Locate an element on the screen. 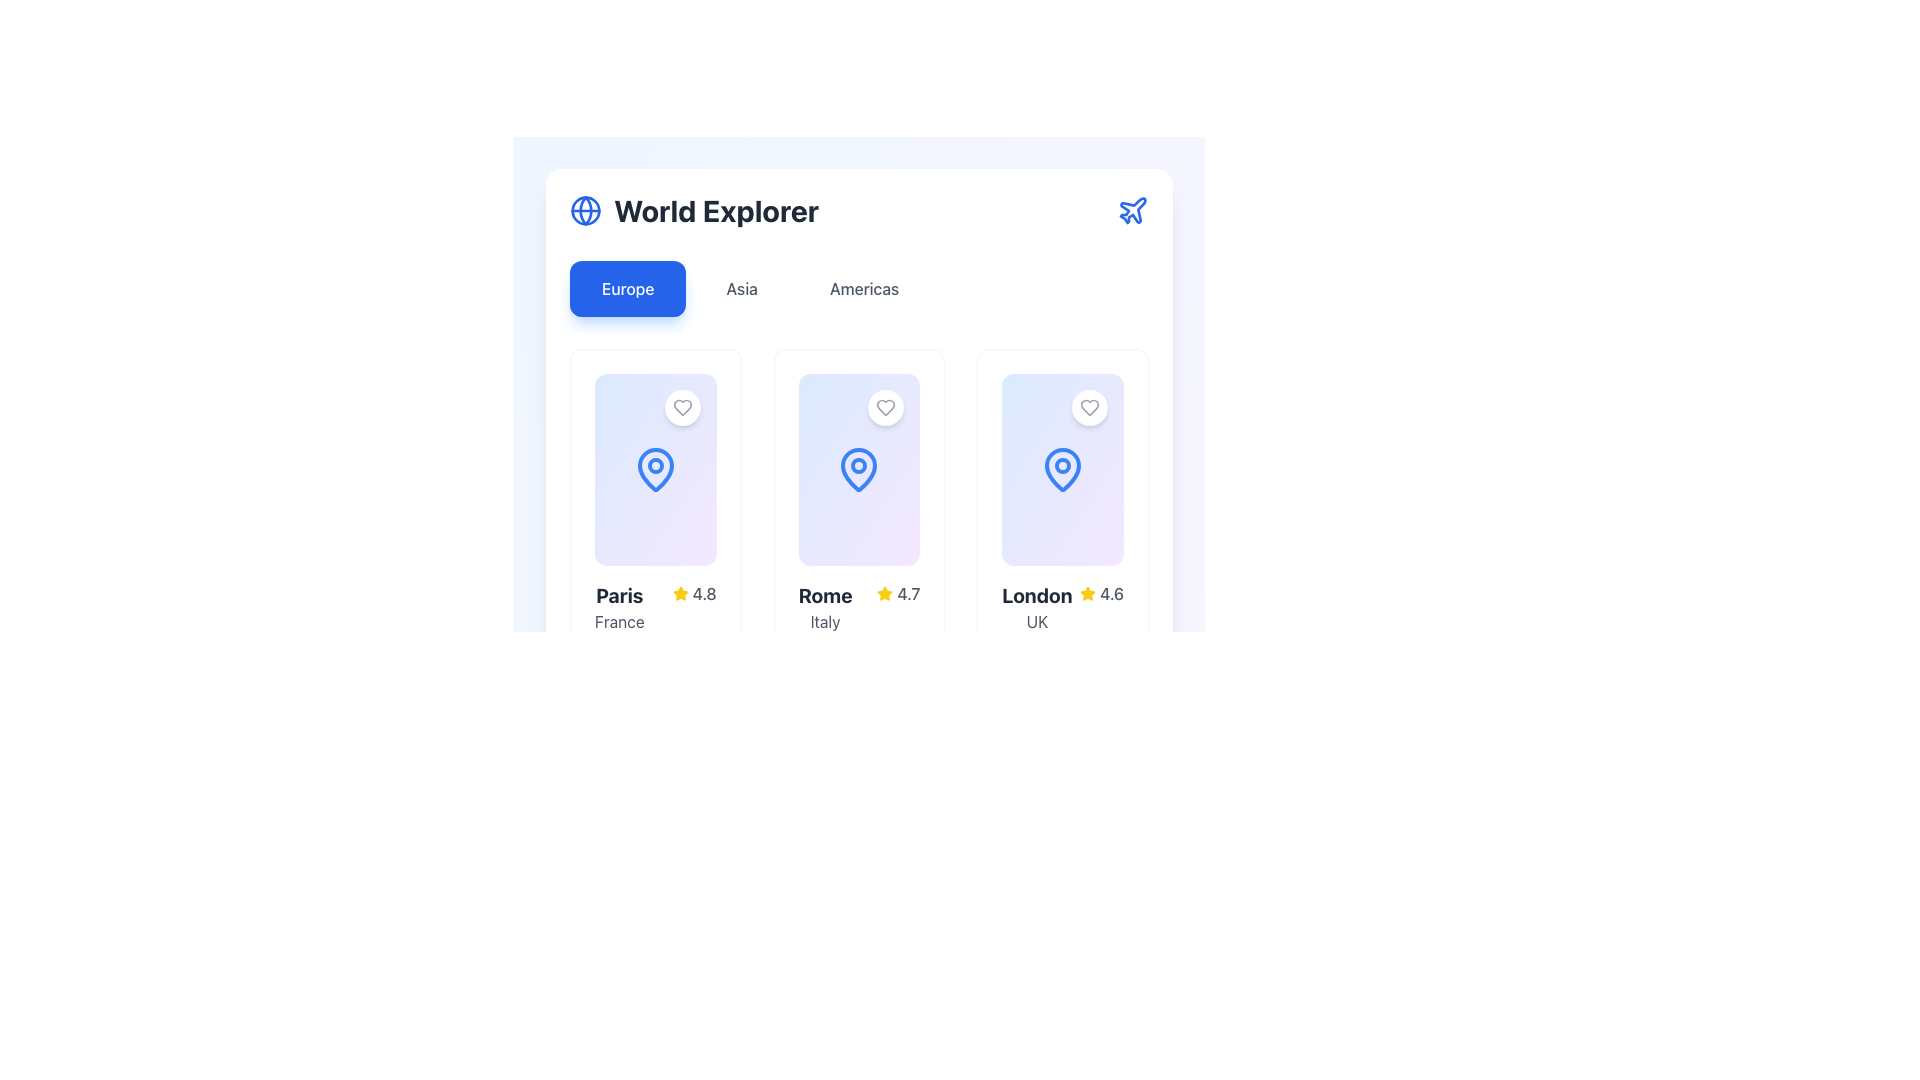  the Text Display indicating the rating value of 4.8 for the item 'Paris', which is located to the right of the star symbol in the Europe tab is located at coordinates (704, 593).